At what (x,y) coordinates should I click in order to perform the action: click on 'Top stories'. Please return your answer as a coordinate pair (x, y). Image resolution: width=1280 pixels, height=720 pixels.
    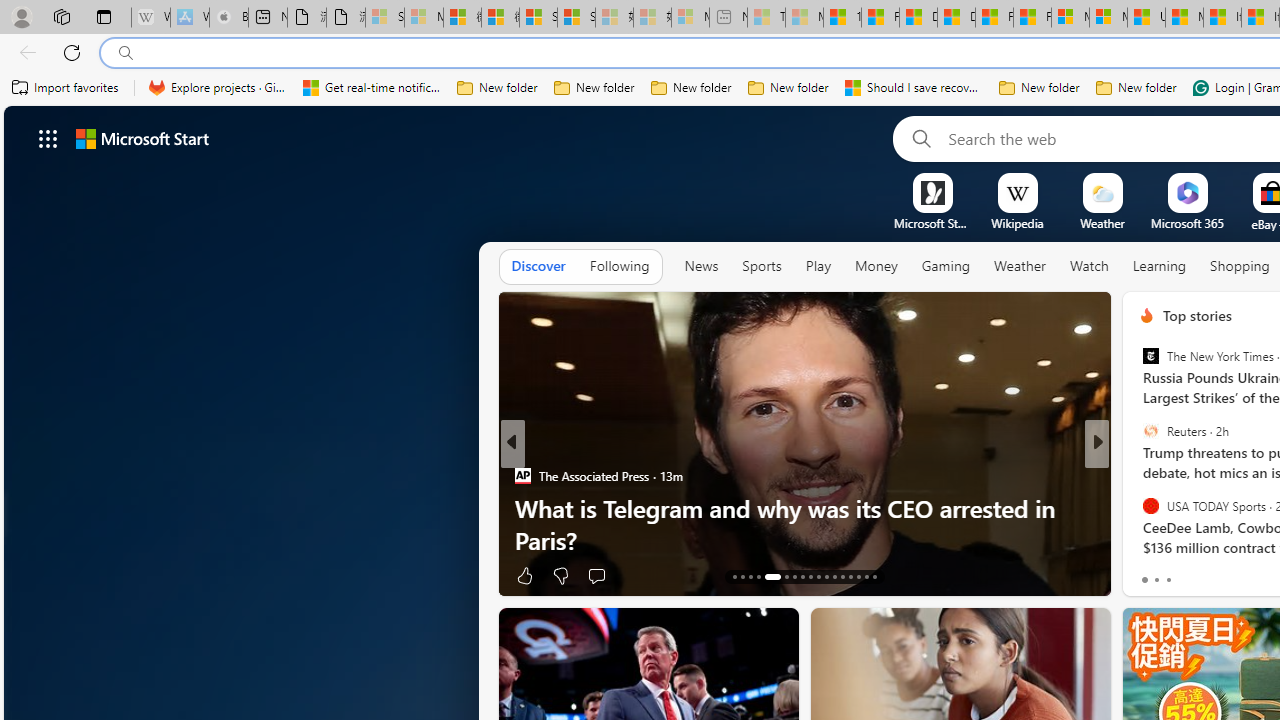
    Looking at the image, I should click on (1196, 315).